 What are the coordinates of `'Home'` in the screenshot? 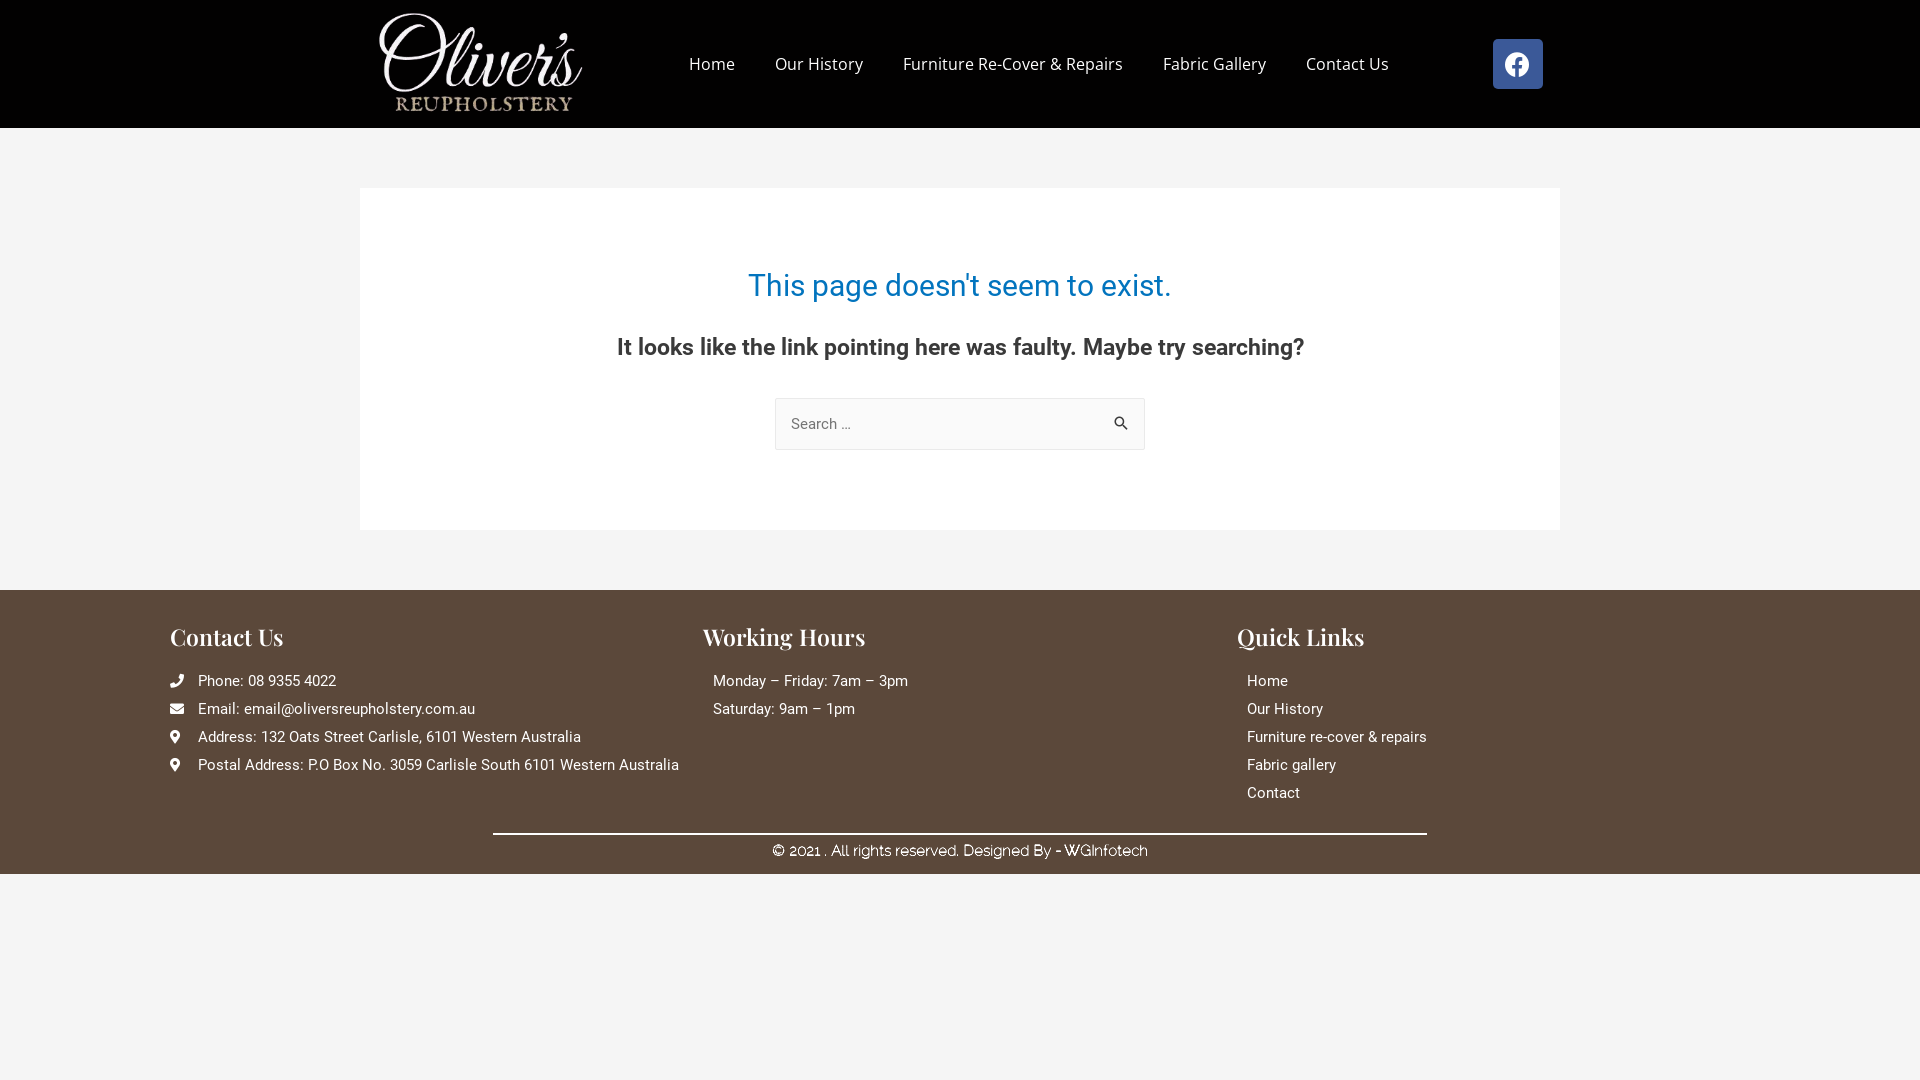 It's located at (711, 63).